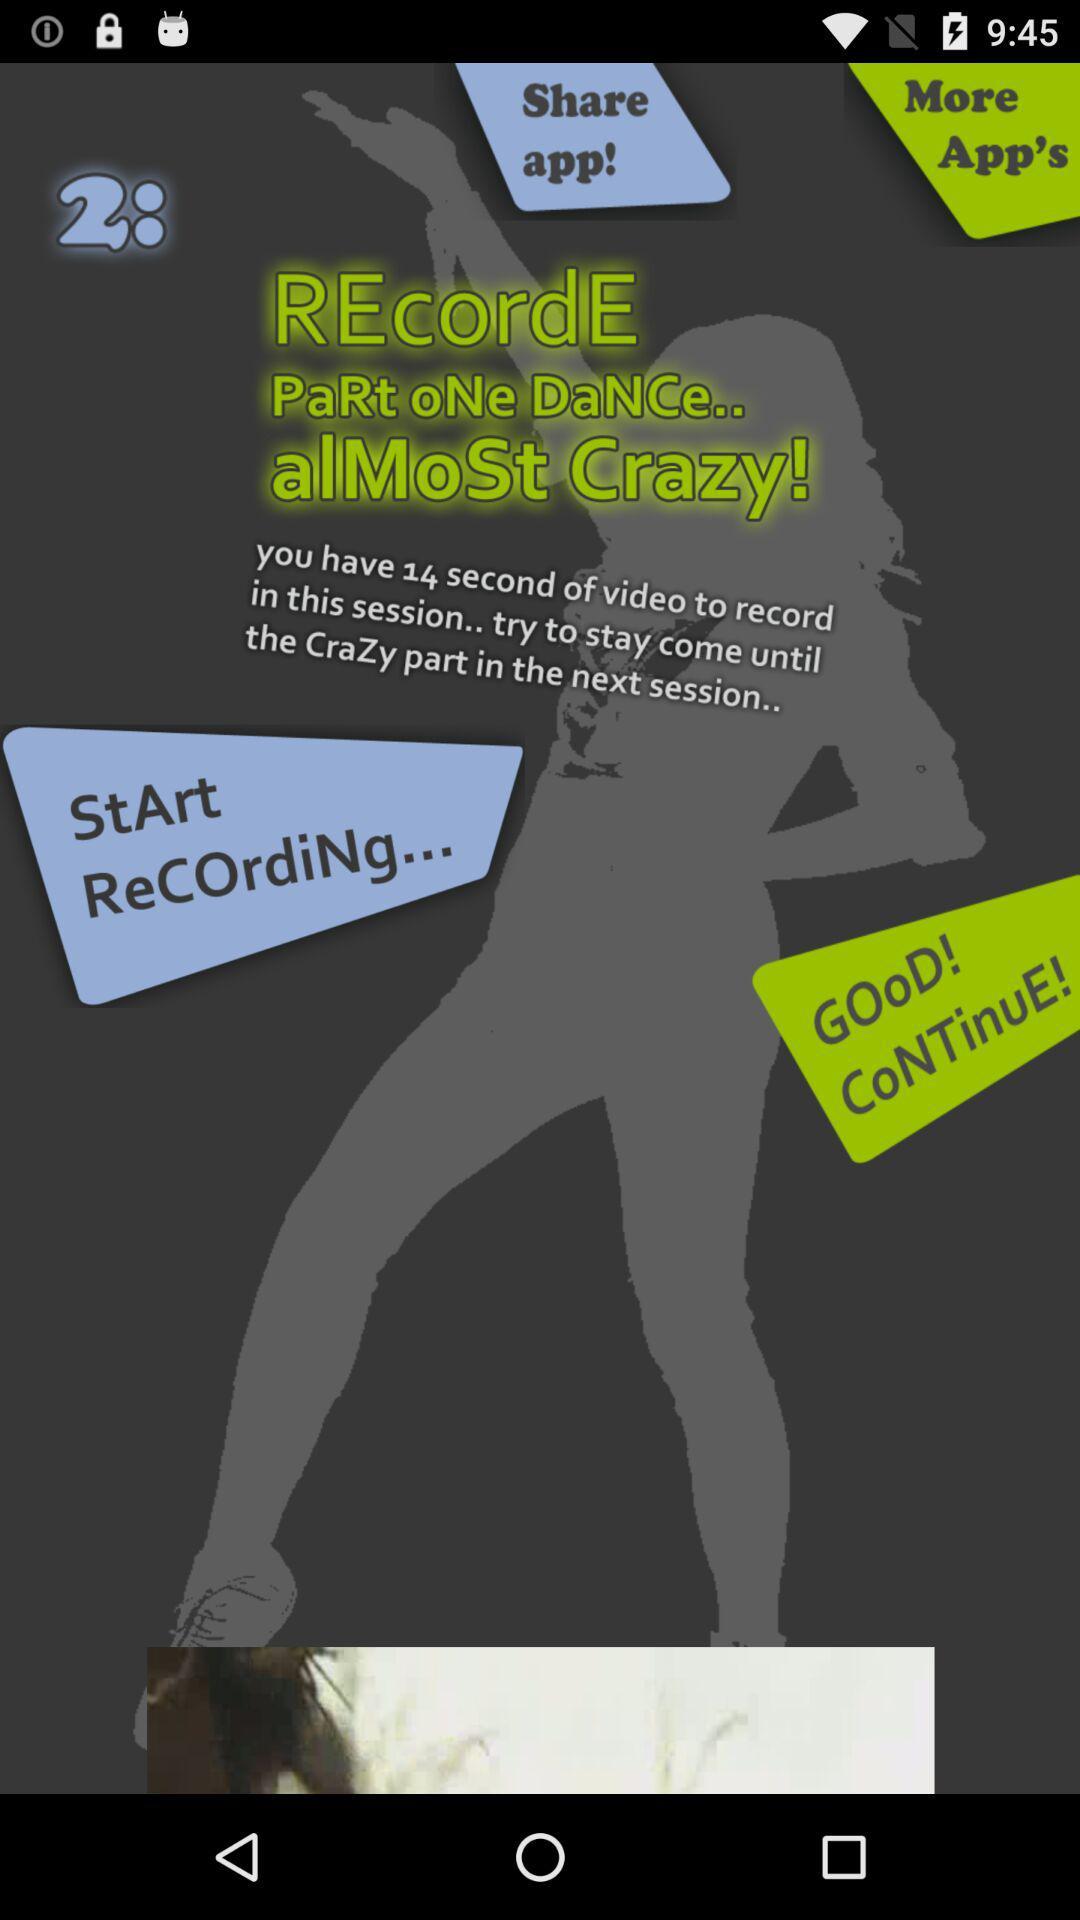  What do you see at coordinates (585, 140) in the screenshot?
I see `advertisement` at bounding box center [585, 140].